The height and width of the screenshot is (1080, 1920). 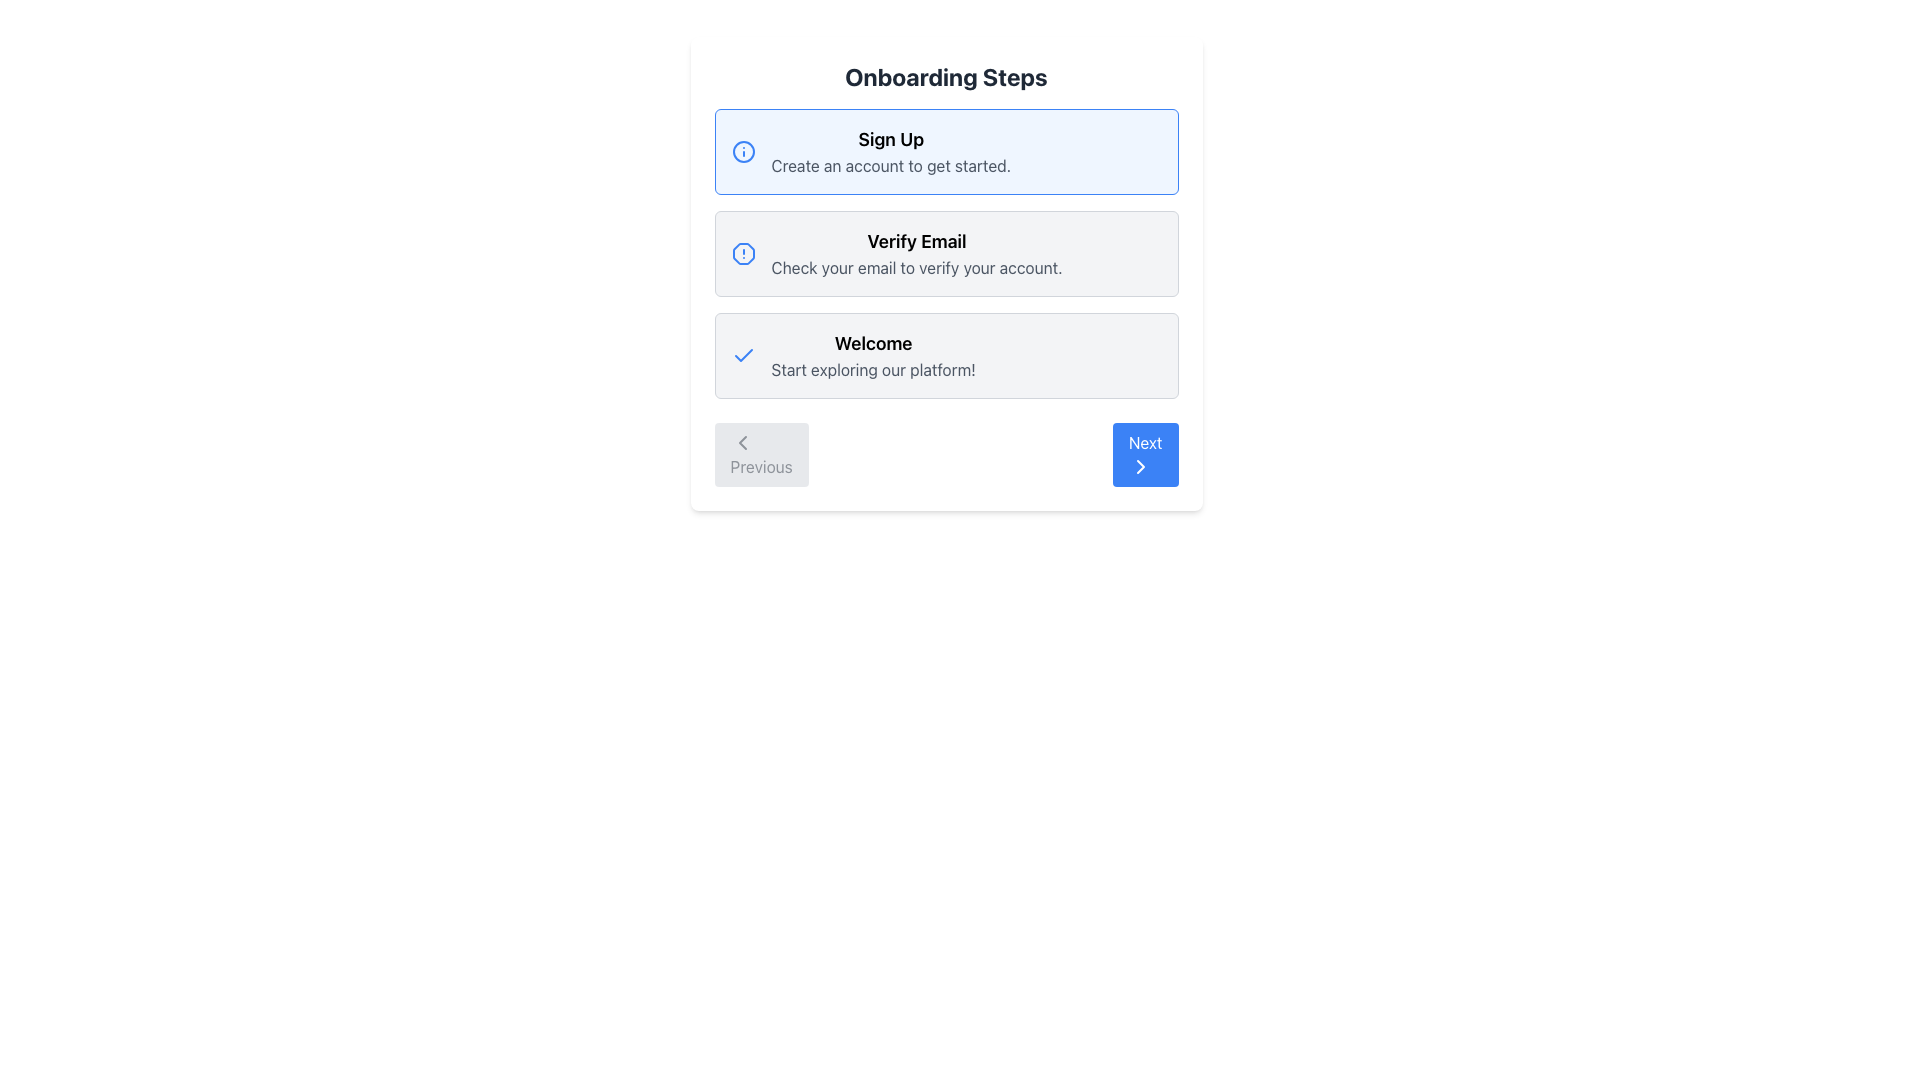 I want to click on text label that serves to title the current step, positioned above the description 'Start exploring our platform!', so click(x=873, y=342).